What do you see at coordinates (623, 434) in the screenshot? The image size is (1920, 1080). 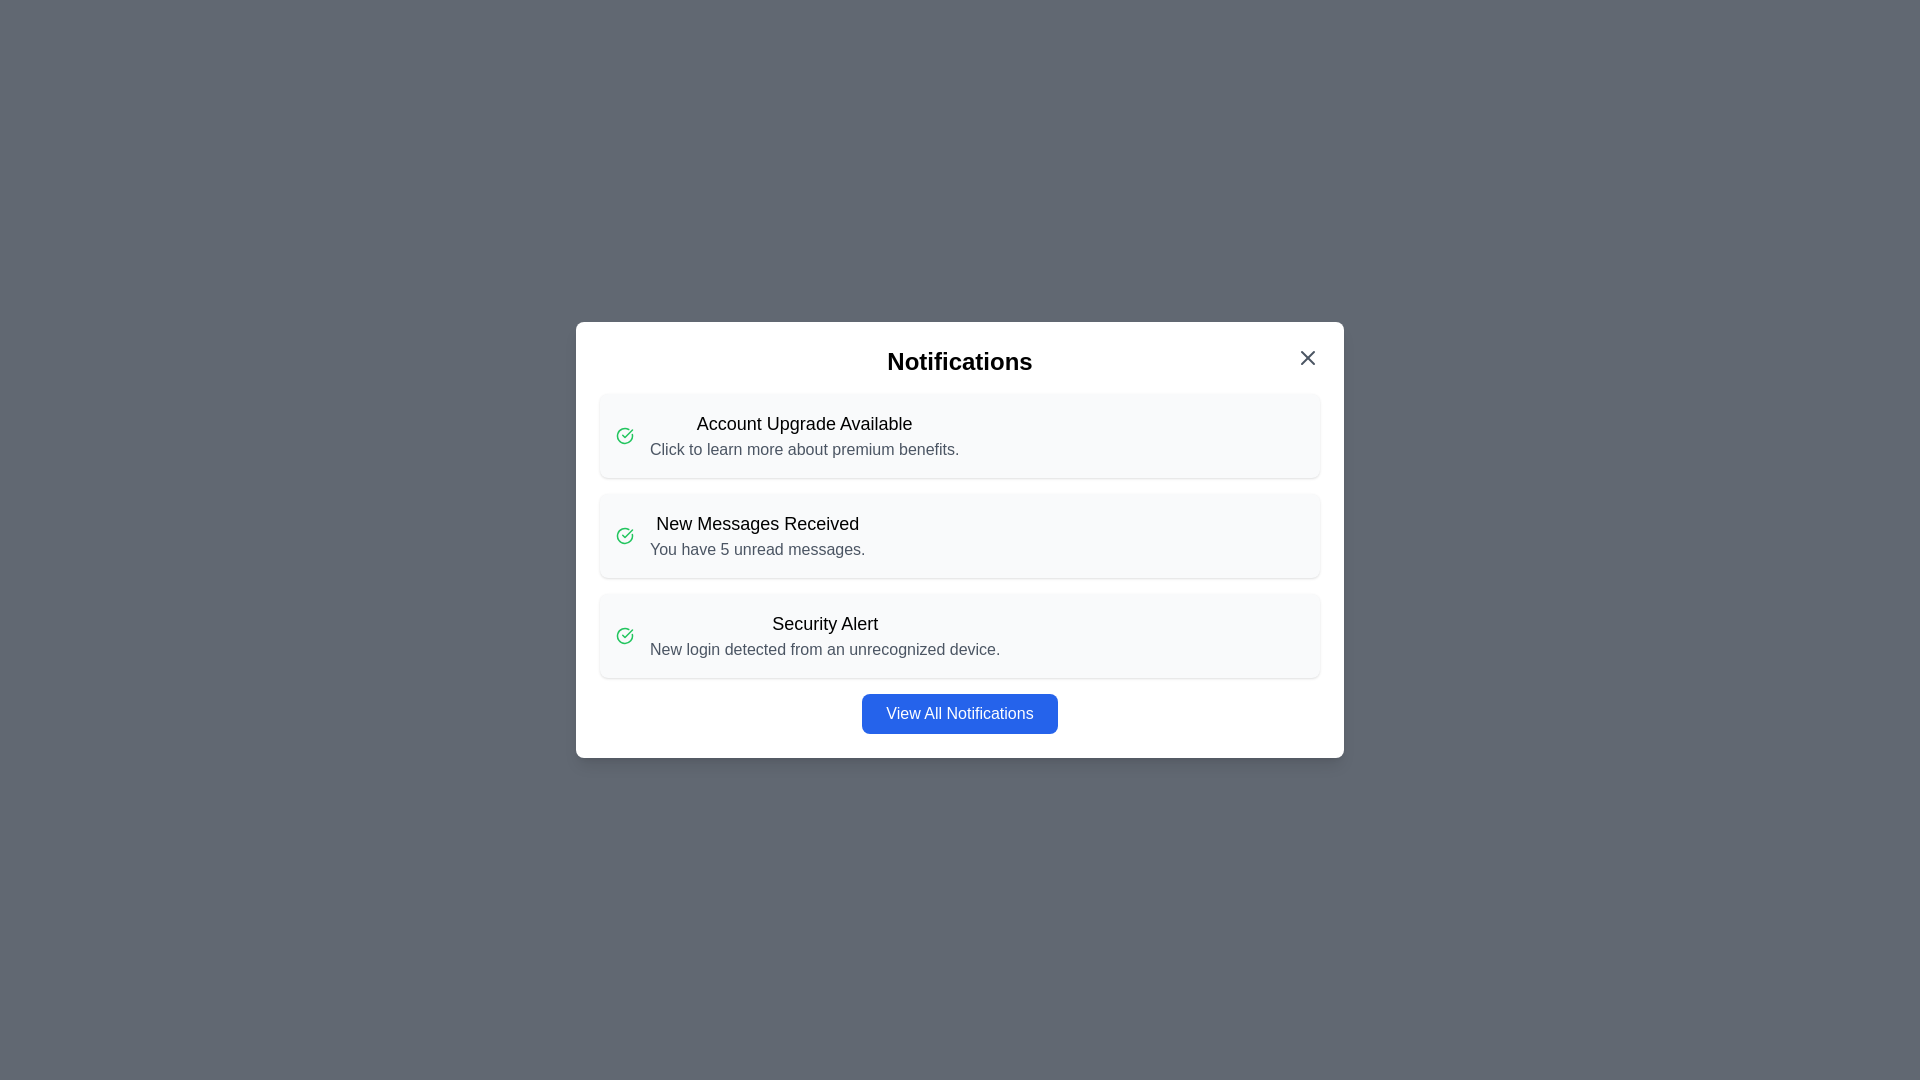 I see `the confirmation icon located to the far left of the 'Account Upgrade Available' notification` at bounding box center [623, 434].